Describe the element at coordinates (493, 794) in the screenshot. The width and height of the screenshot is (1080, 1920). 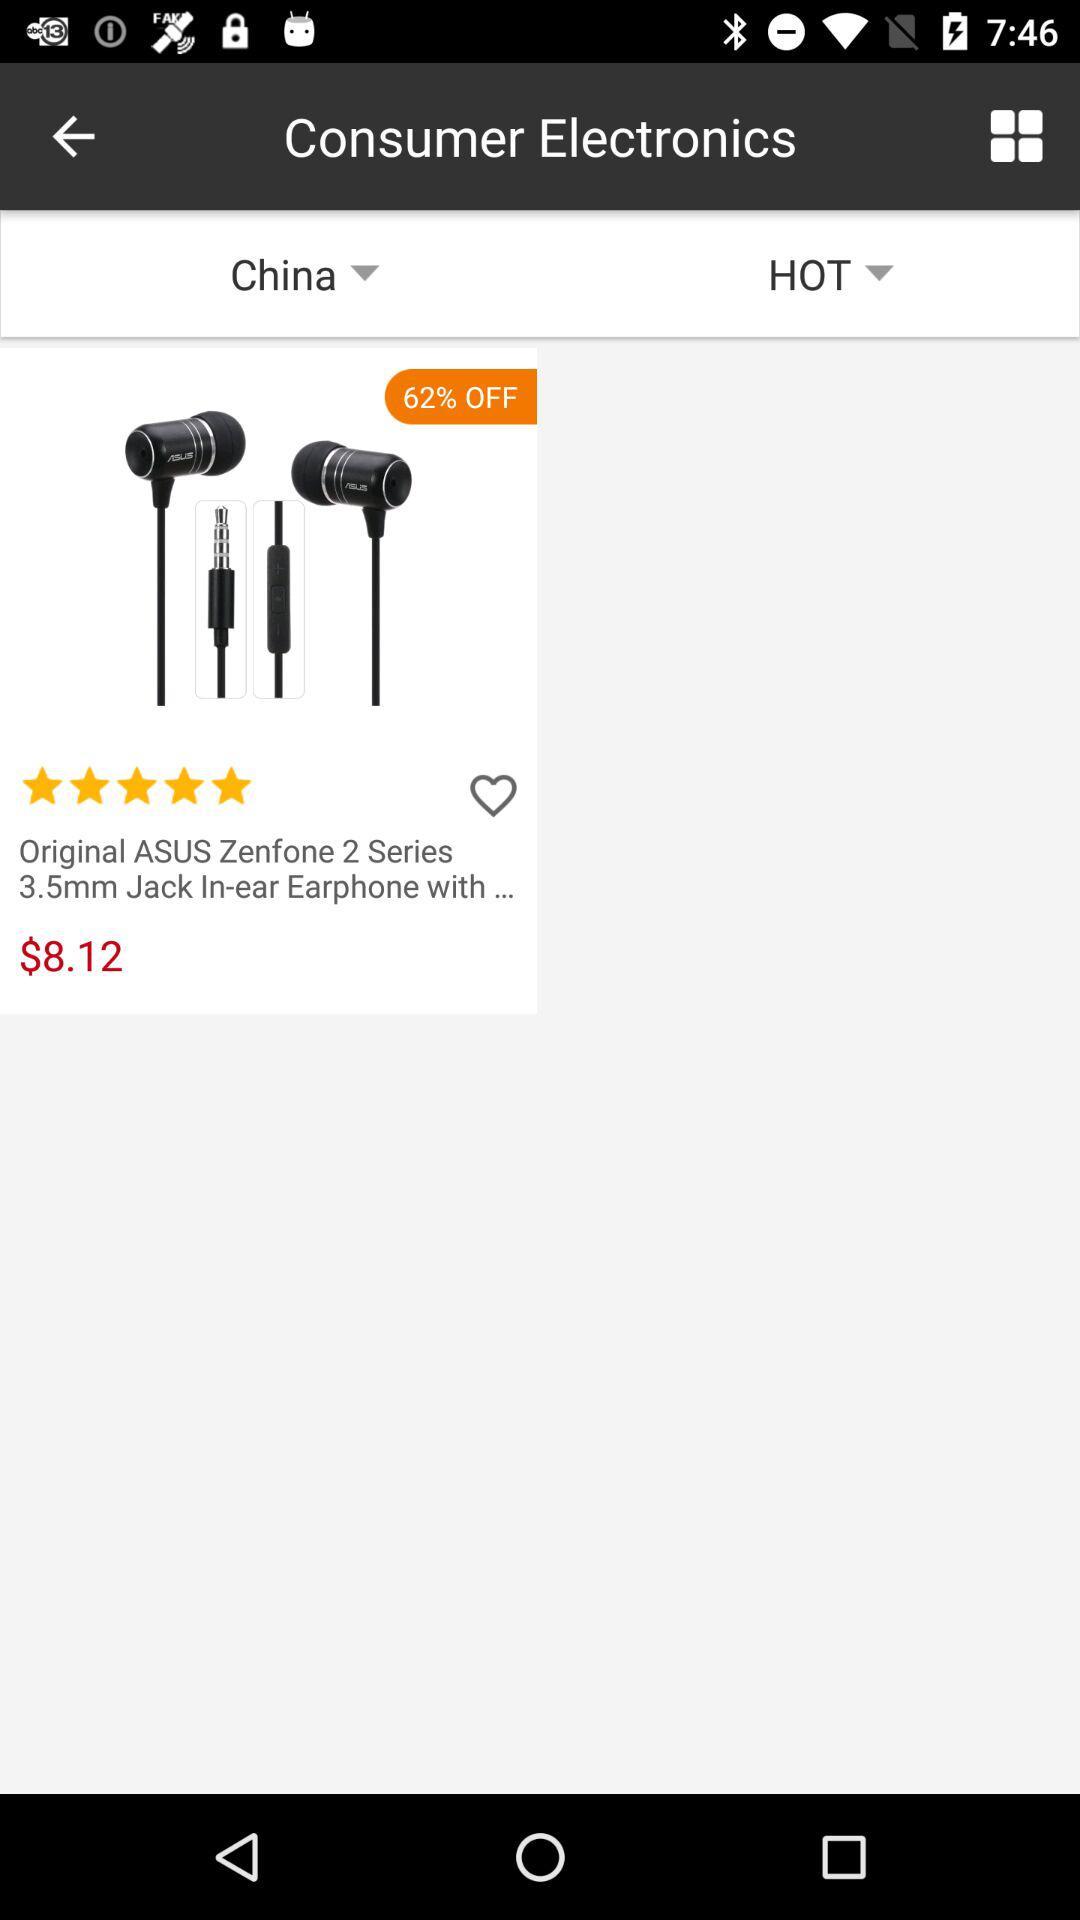
I see `heart item` at that location.